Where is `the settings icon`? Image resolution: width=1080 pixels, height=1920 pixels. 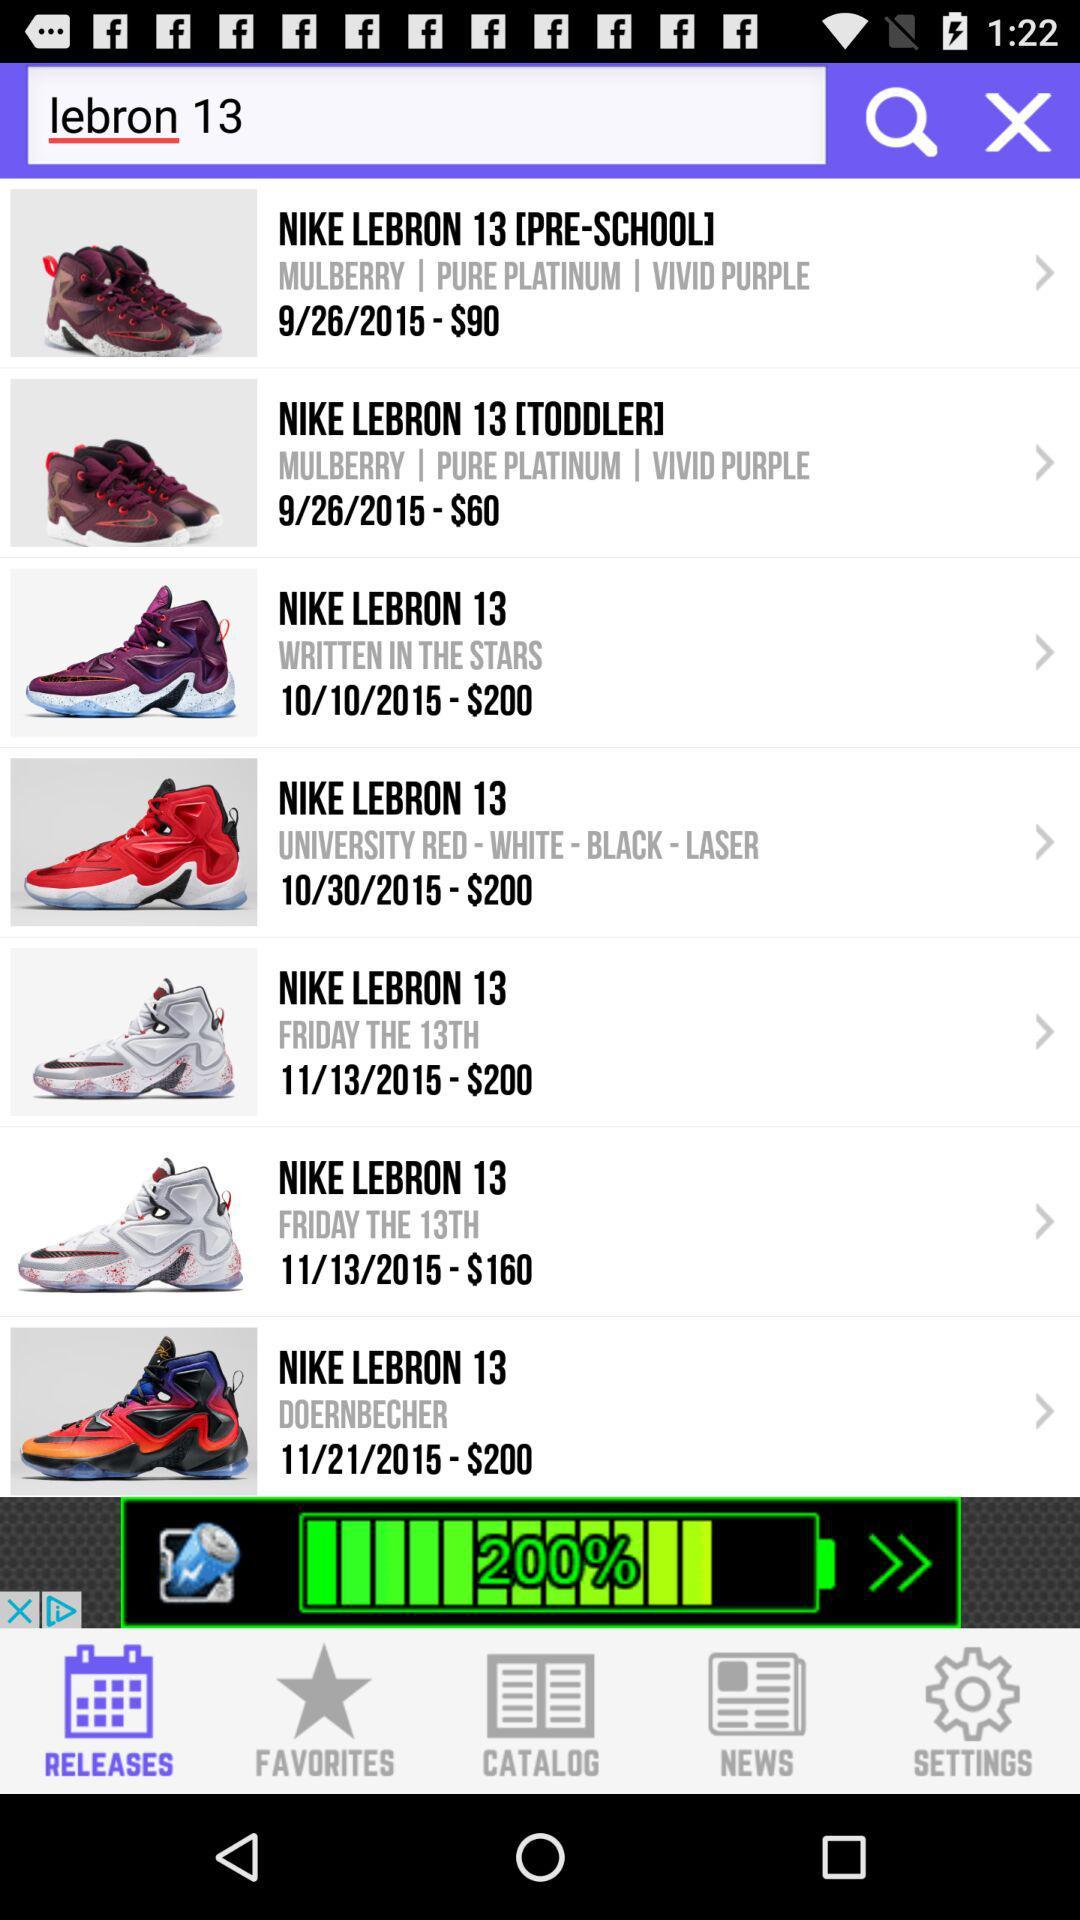 the settings icon is located at coordinates (971, 1831).